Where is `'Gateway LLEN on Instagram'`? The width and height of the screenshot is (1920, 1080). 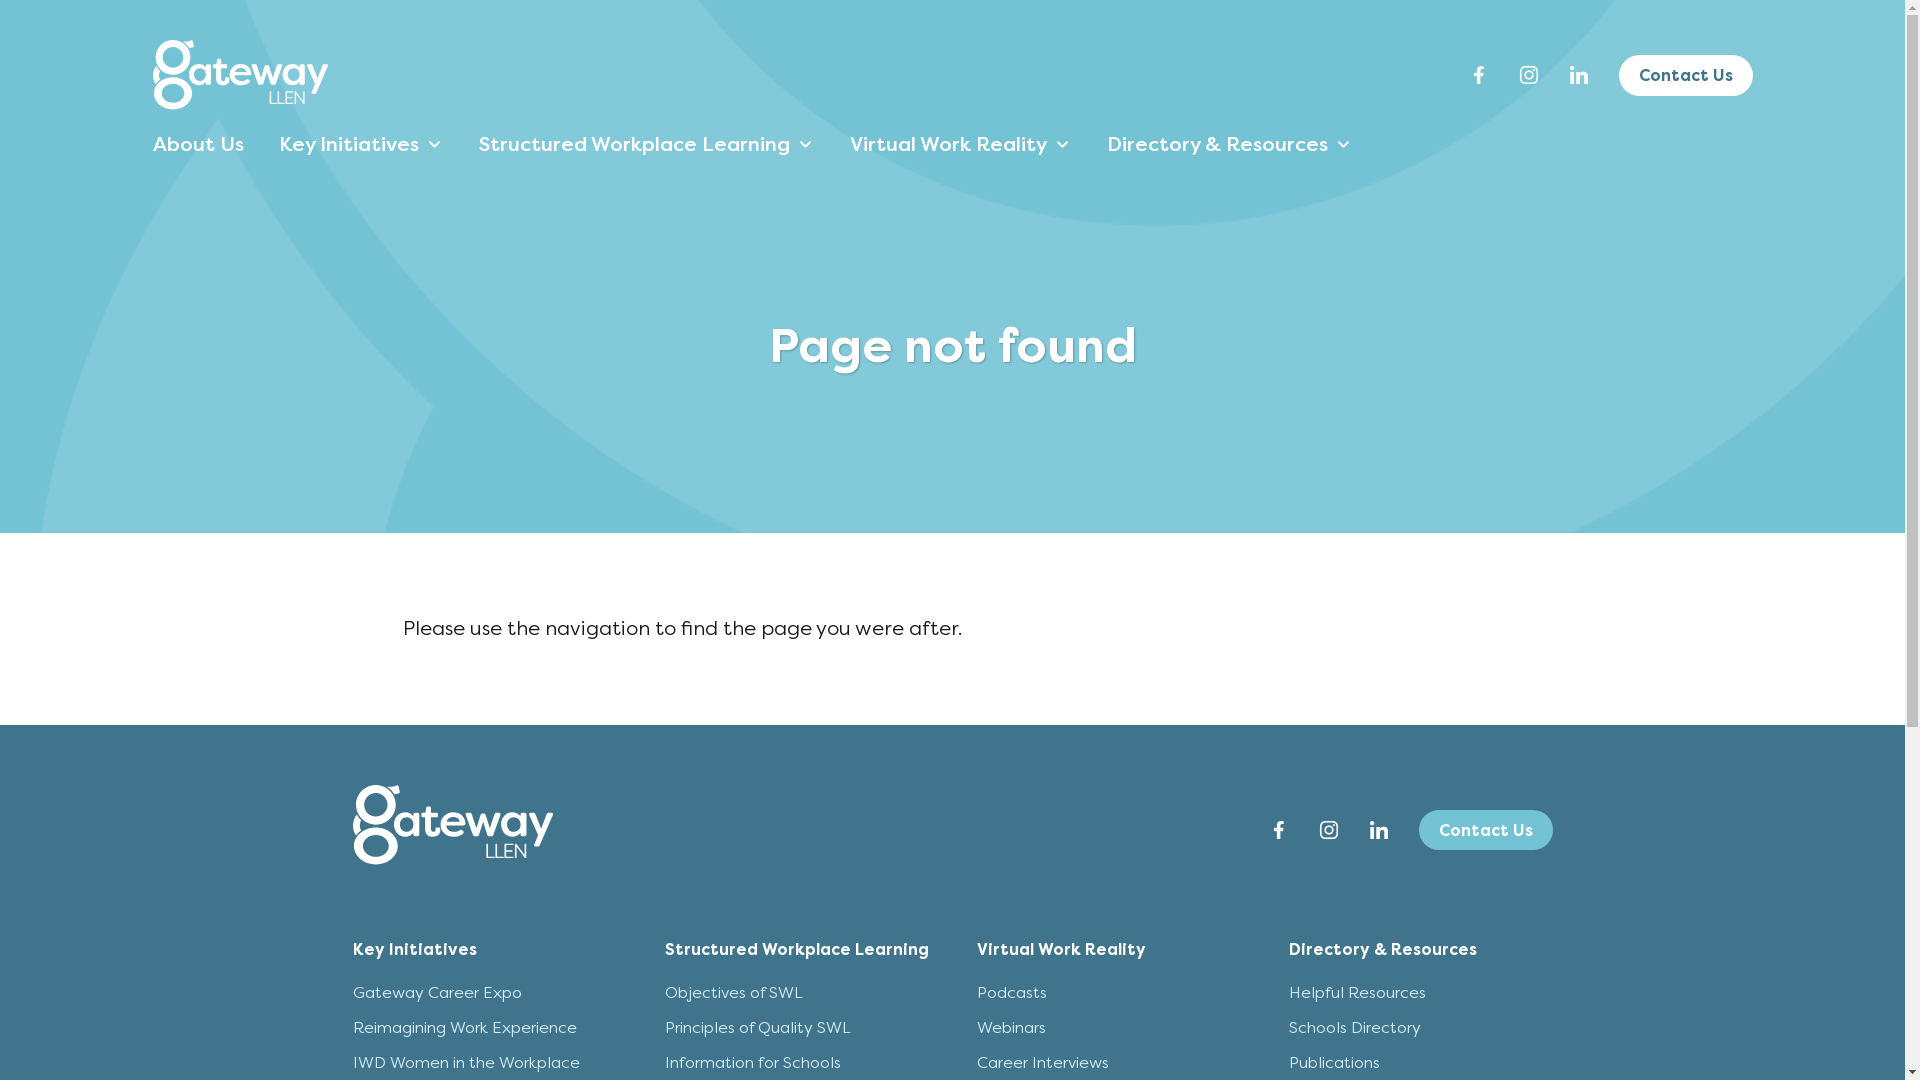 'Gateway LLEN on Instagram' is located at coordinates (1526, 73).